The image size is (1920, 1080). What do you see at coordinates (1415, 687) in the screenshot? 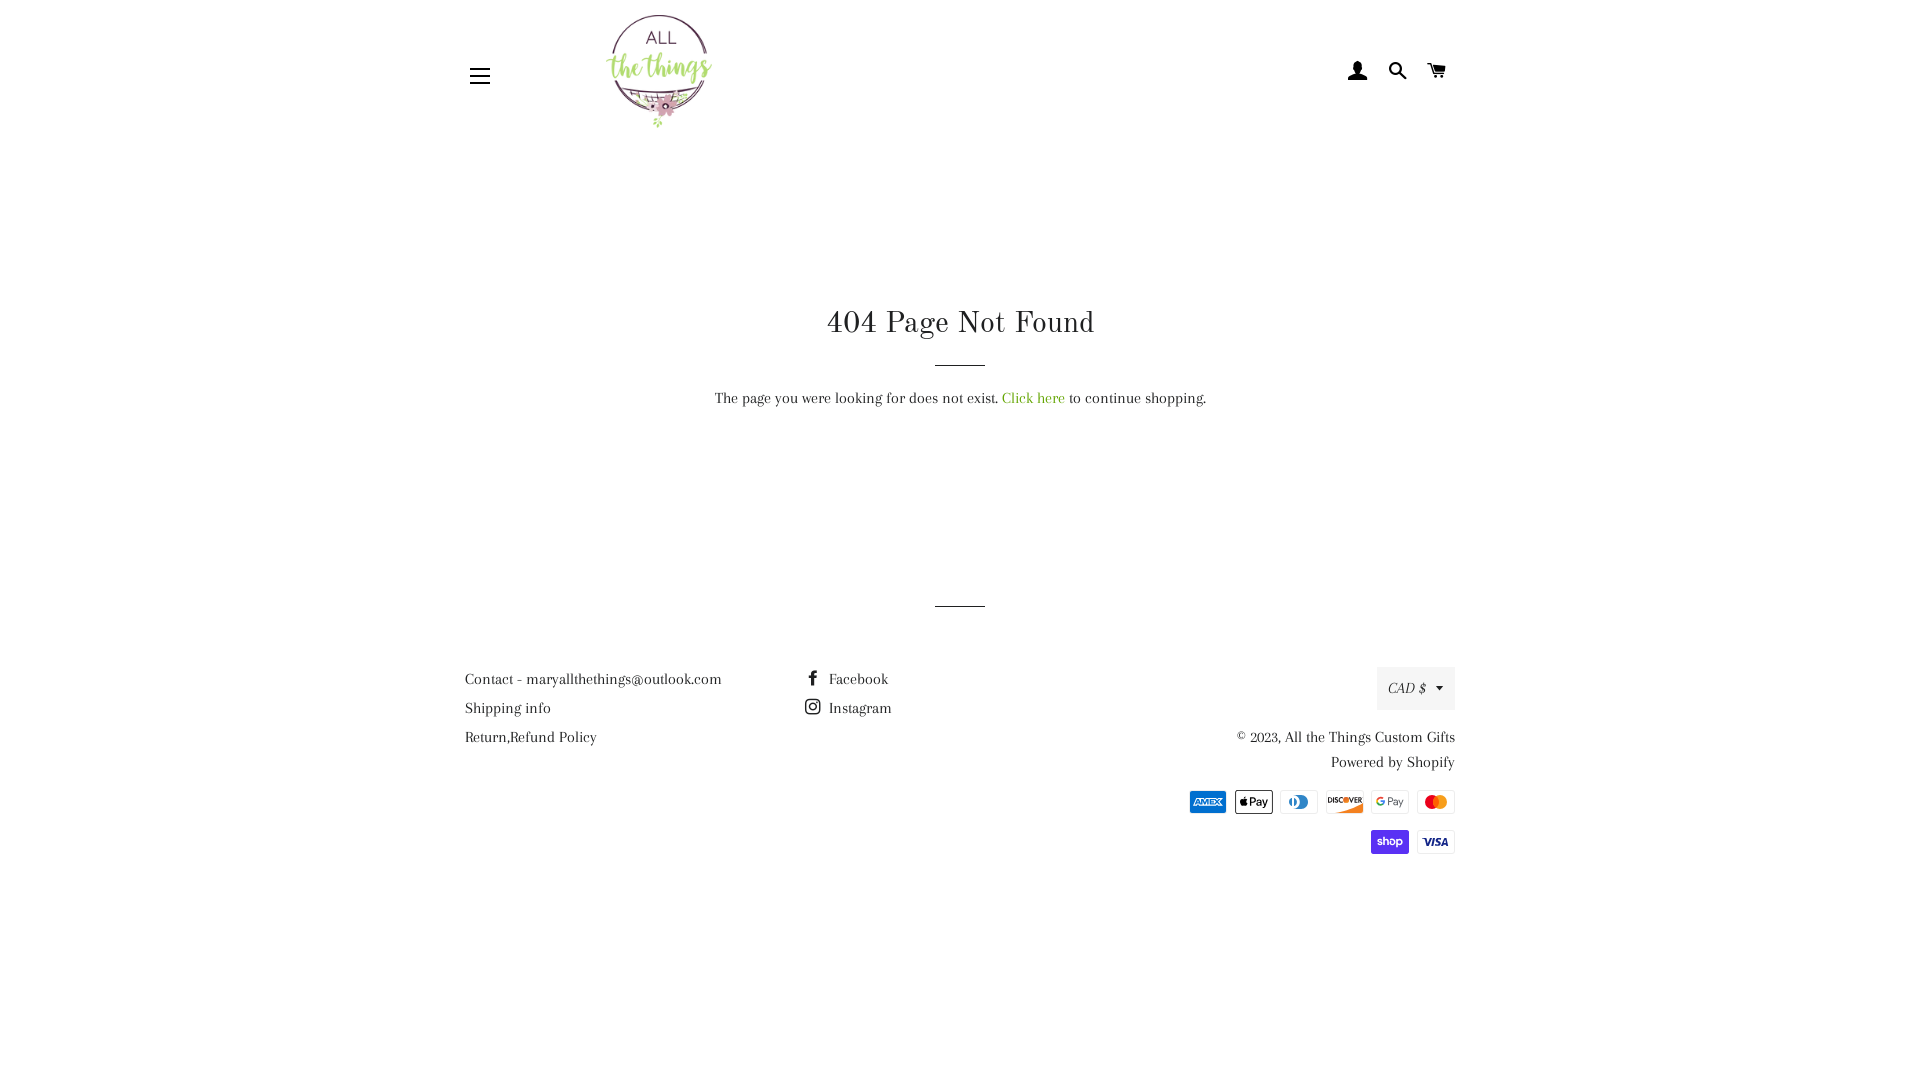
I see `'CAD $'` at bounding box center [1415, 687].